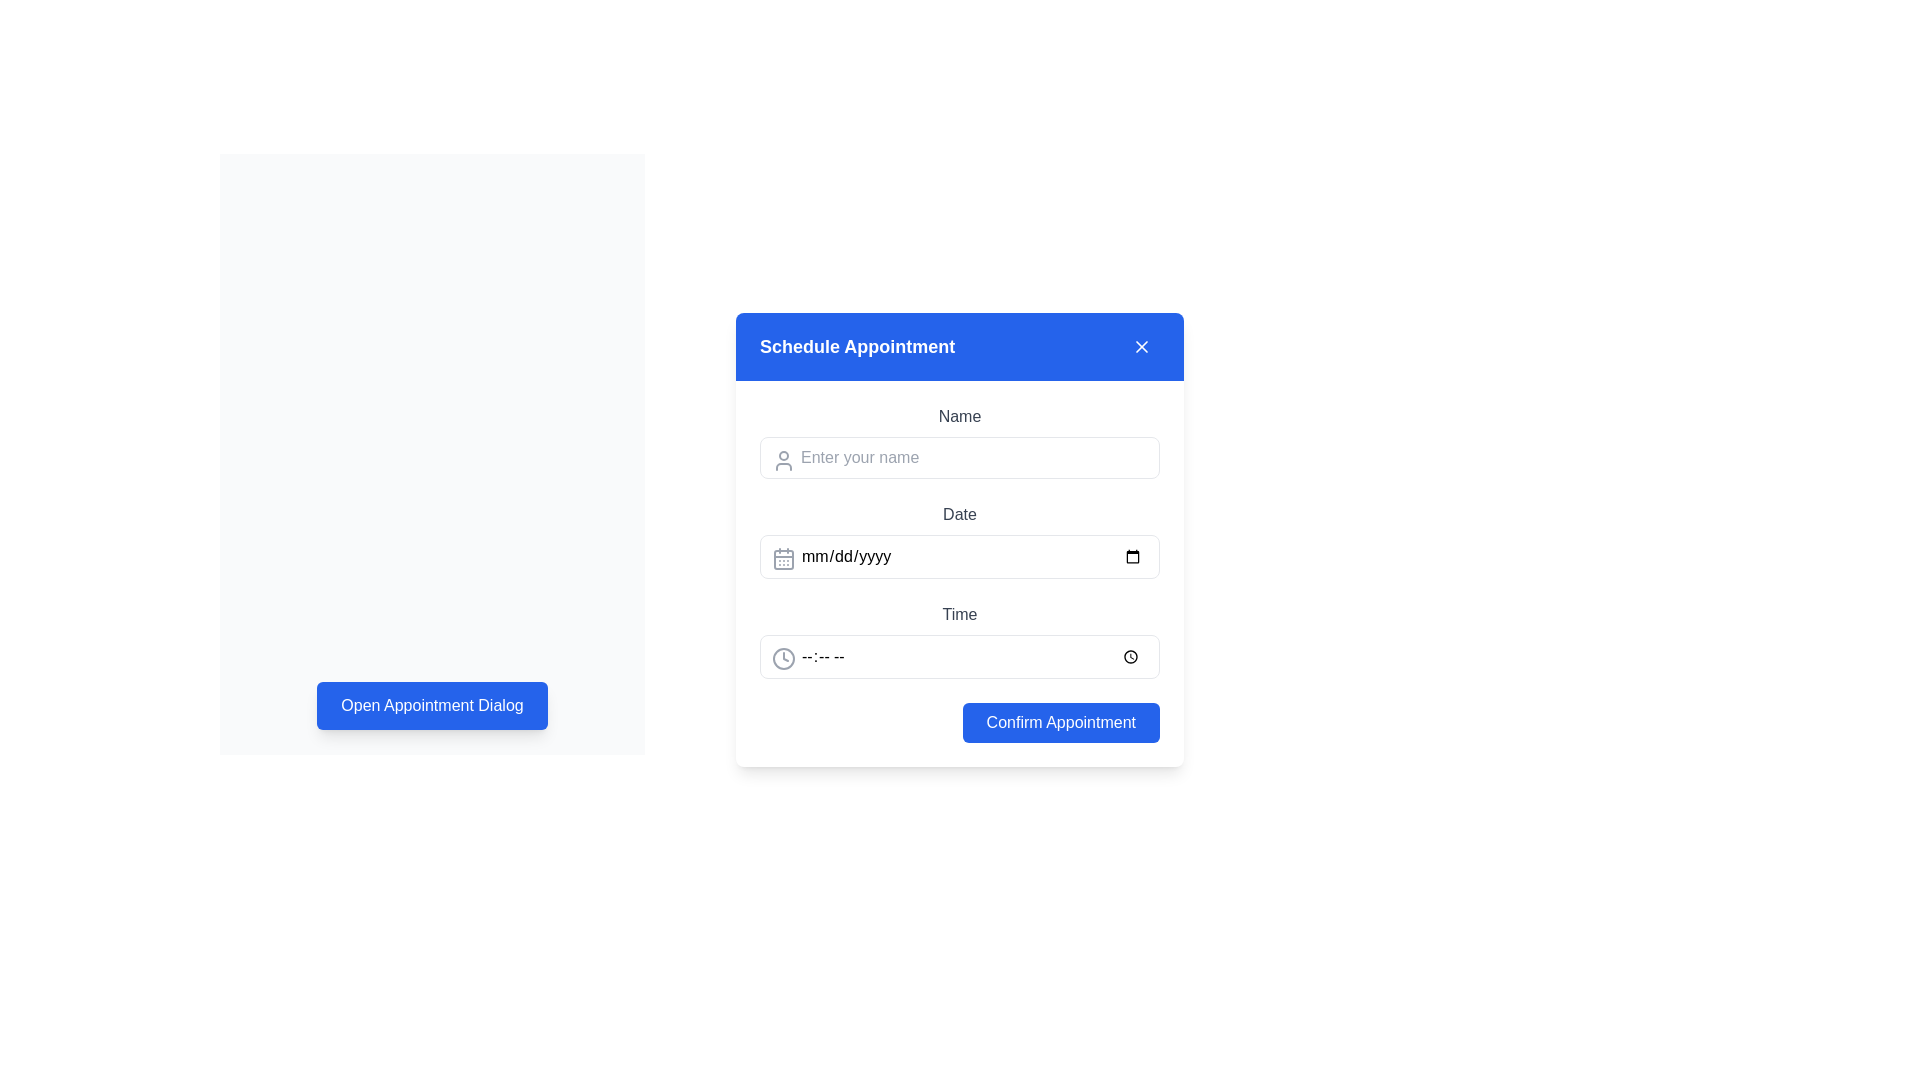 The image size is (1920, 1080). What do you see at coordinates (960, 640) in the screenshot?
I see `the Time picker component in the 'Schedule Appointment' dialog` at bounding box center [960, 640].